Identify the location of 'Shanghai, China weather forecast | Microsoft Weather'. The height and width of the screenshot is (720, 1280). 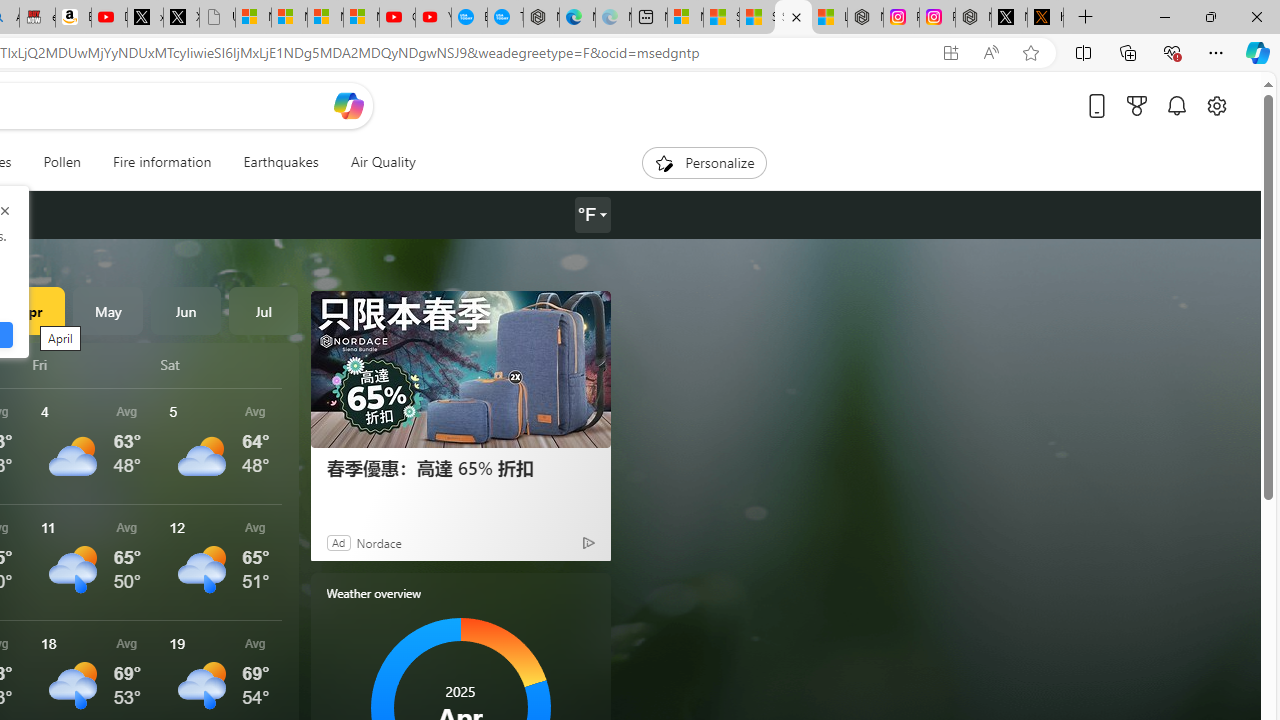
(720, 17).